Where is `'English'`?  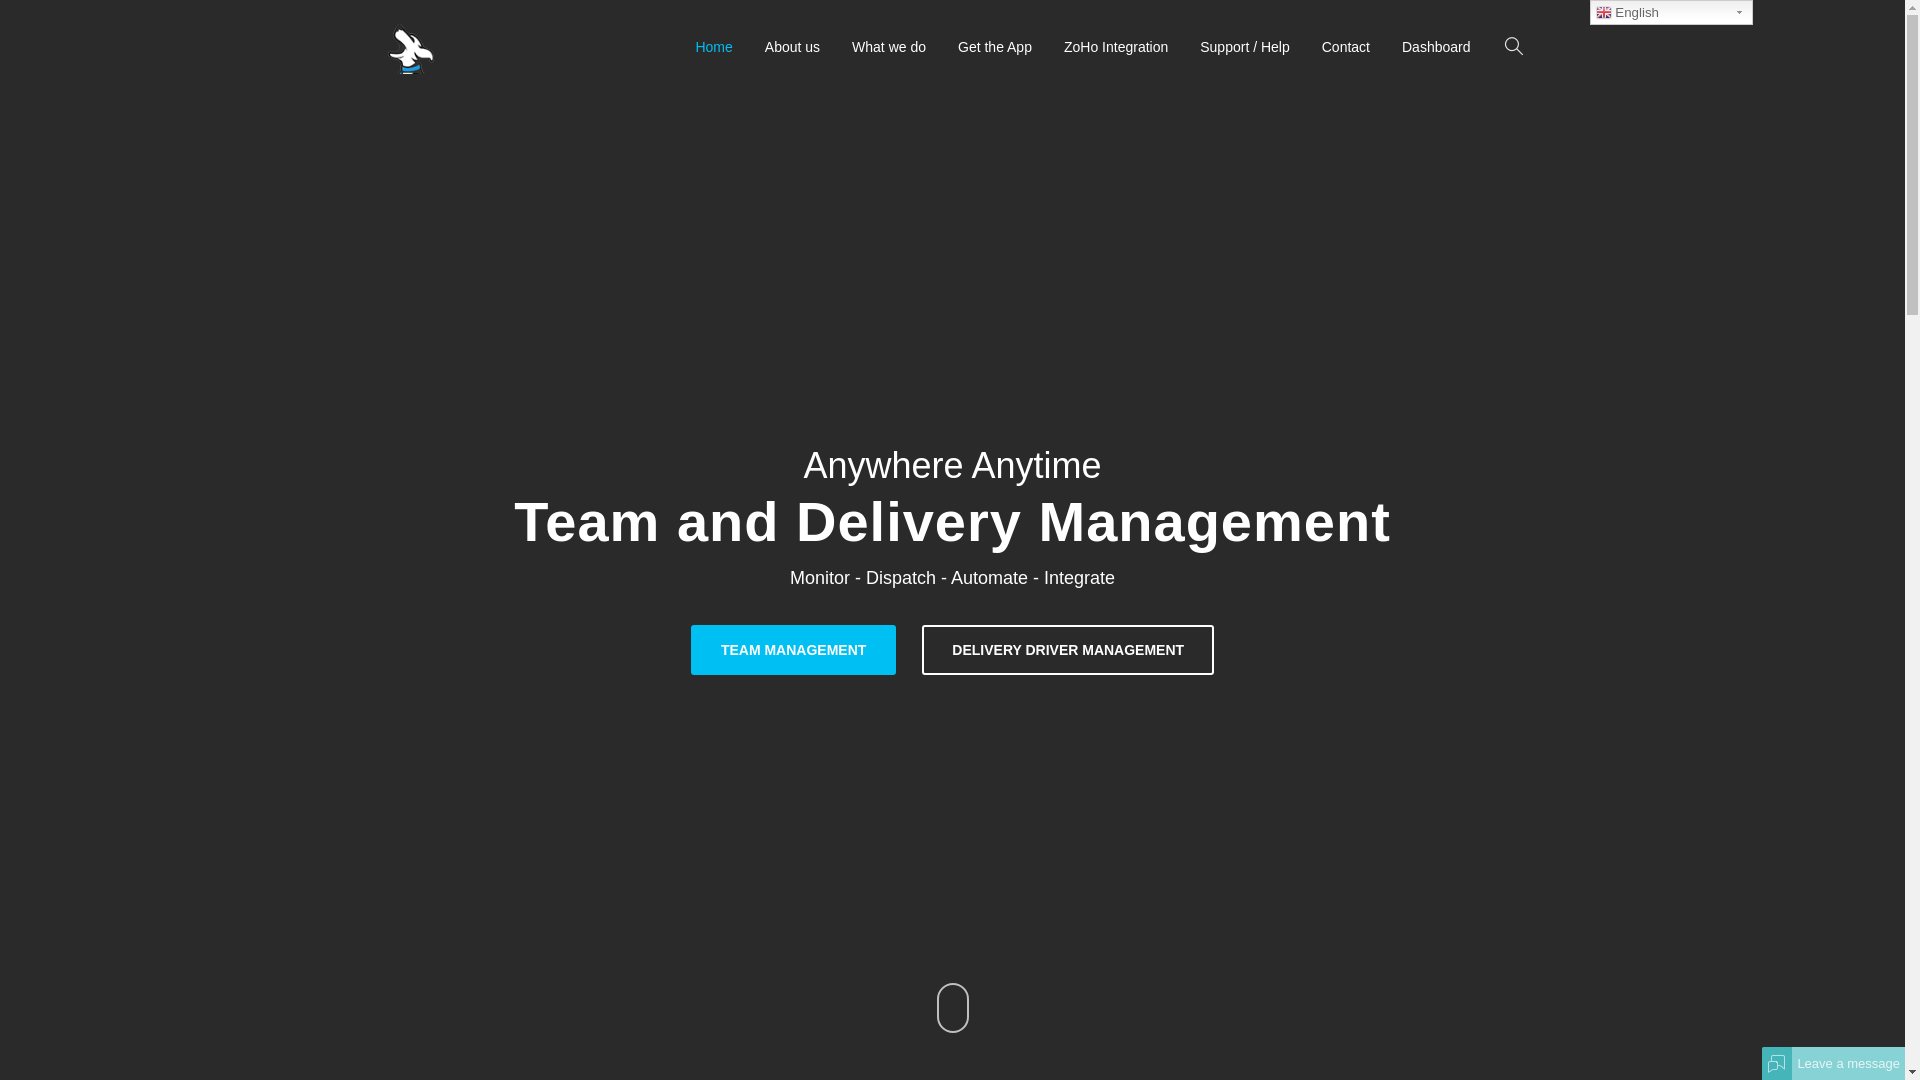 'English' is located at coordinates (1671, 12).